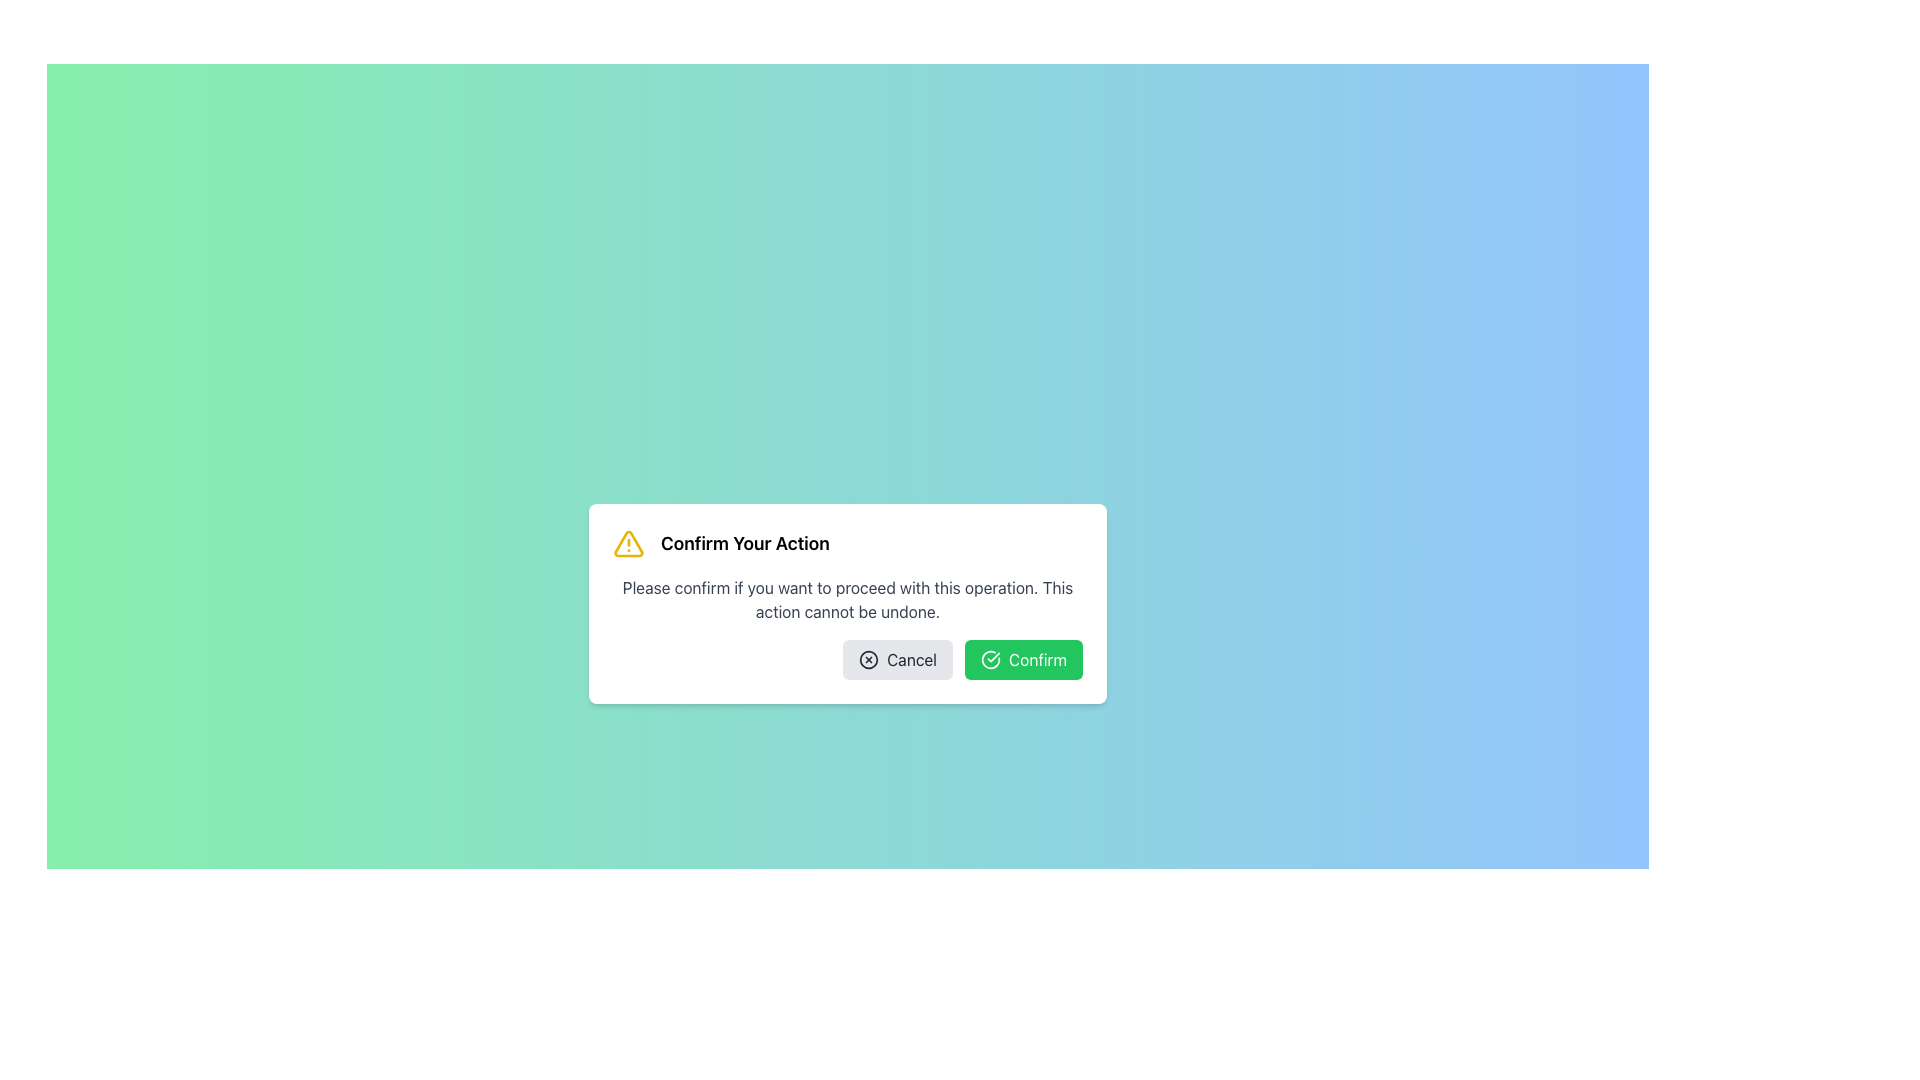 Image resolution: width=1920 pixels, height=1080 pixels. Describe the element at coordinates (869, 659) in the screenshot. I see `the visual appearance of the circular cancel icon with a central 'X' symbol, which is part of the 'Cancel' button on the left side of the confirmation dialog` at that location.